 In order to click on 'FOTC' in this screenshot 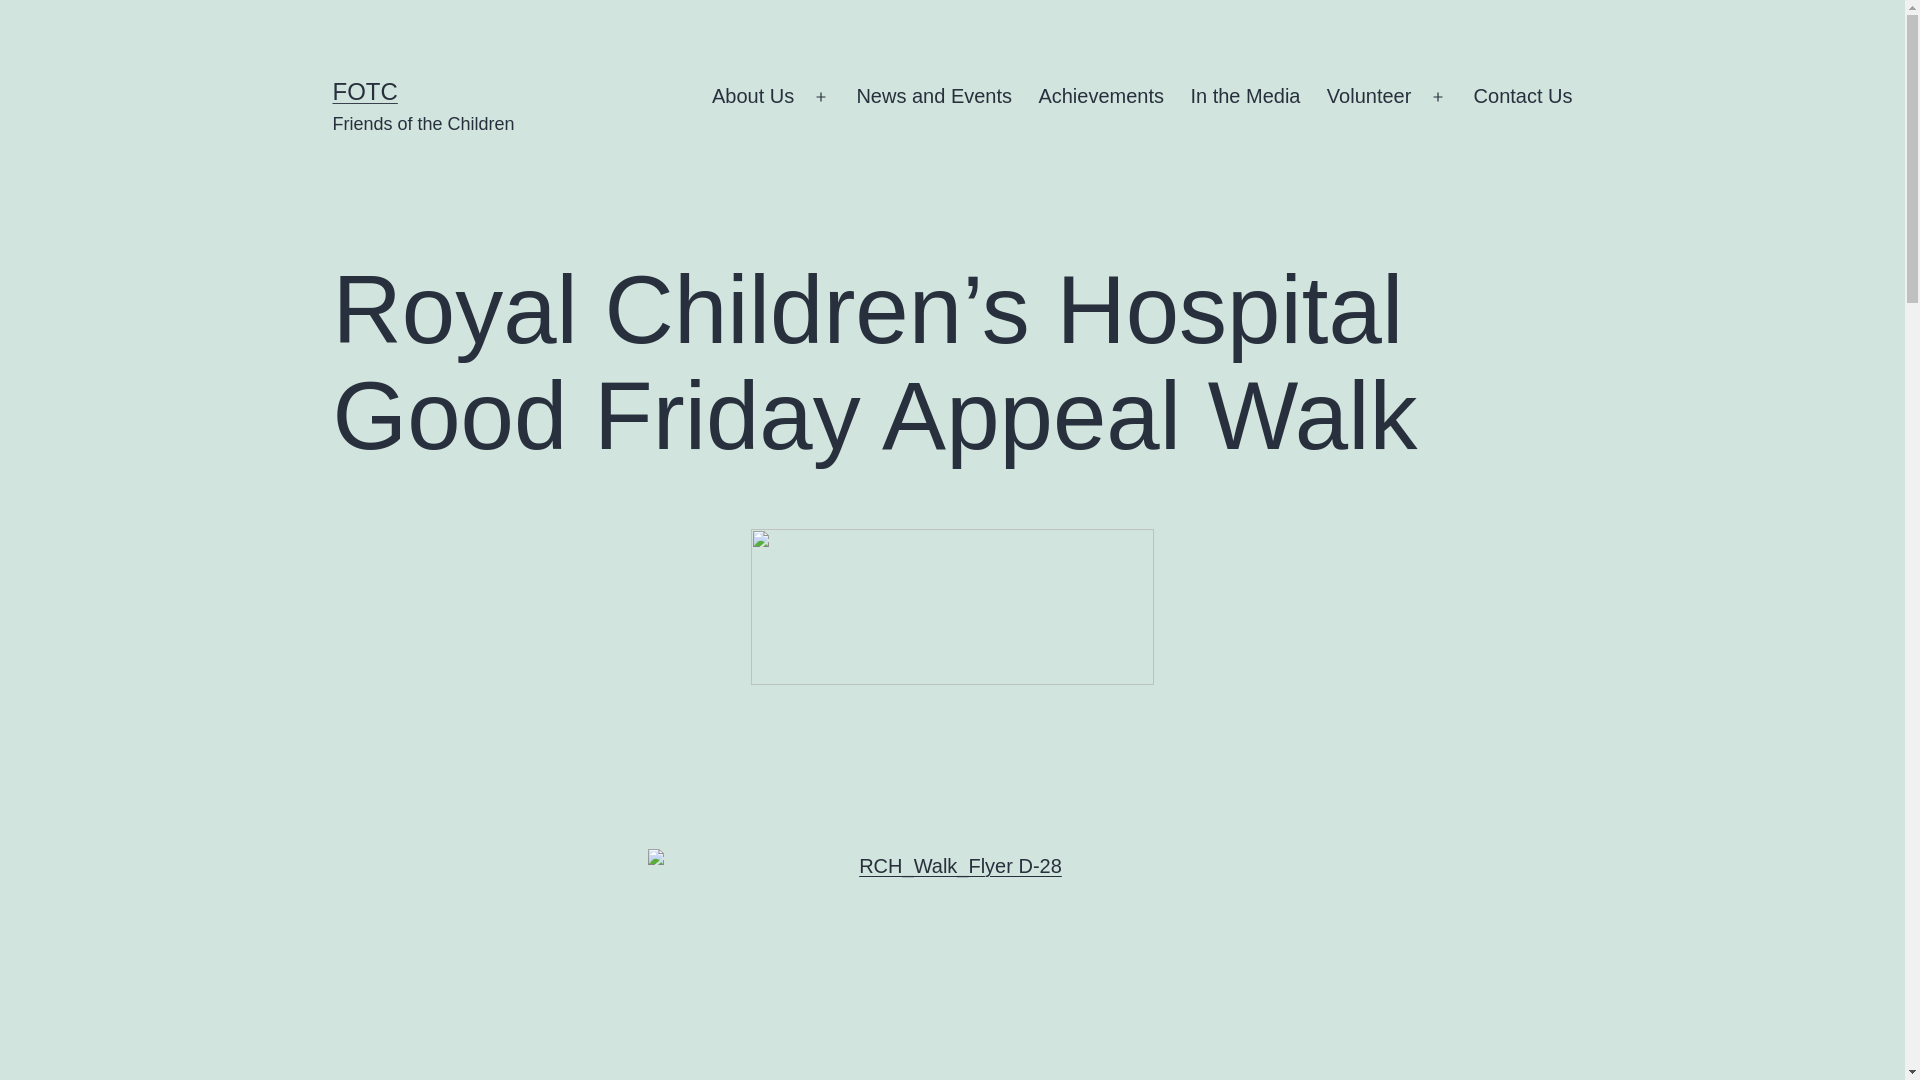, I will do `click(364, 91)`.